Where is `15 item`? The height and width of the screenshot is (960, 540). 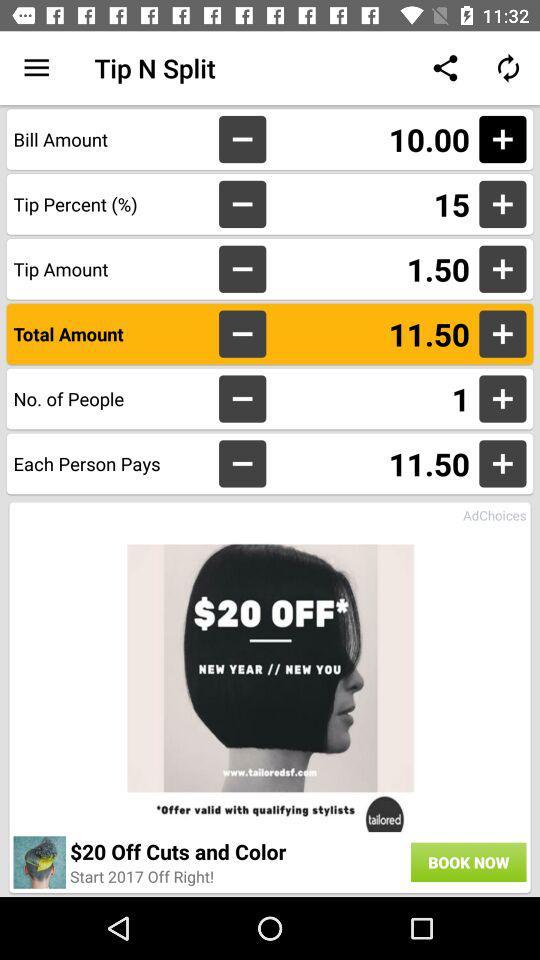 15 item is located at coordinates (372, 204).